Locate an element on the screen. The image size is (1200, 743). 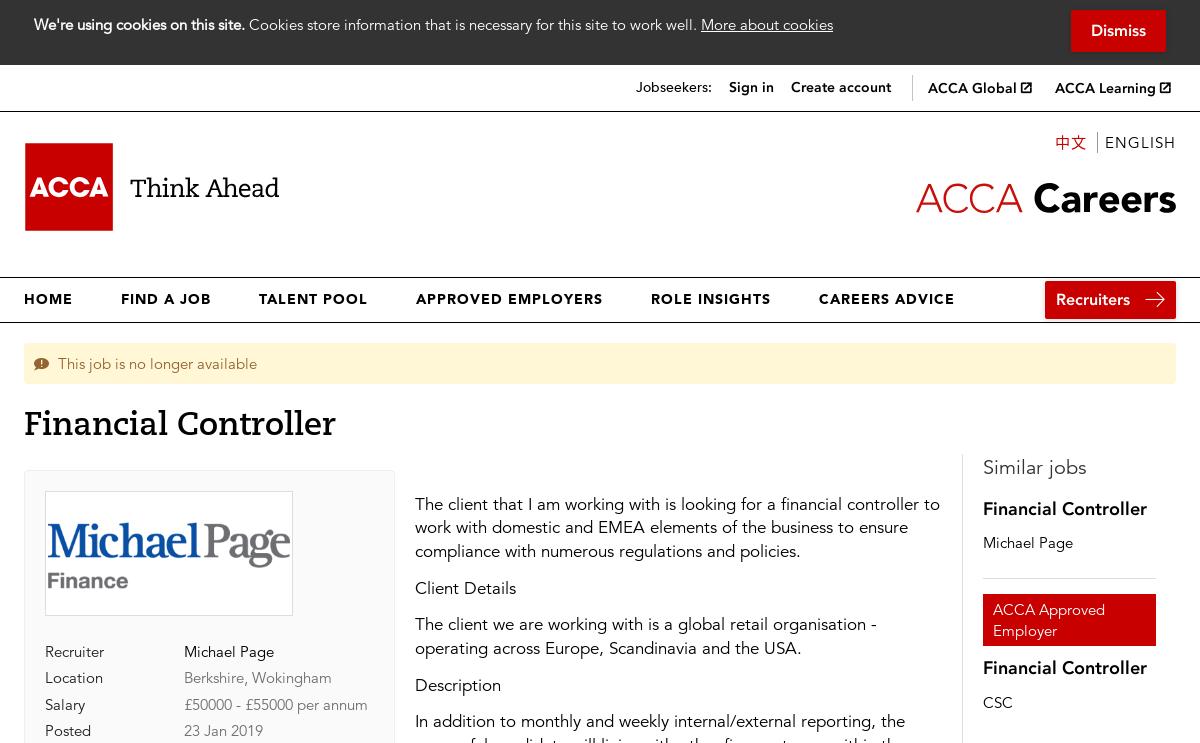
'Recruiter' is located at coordinates (74, 651).